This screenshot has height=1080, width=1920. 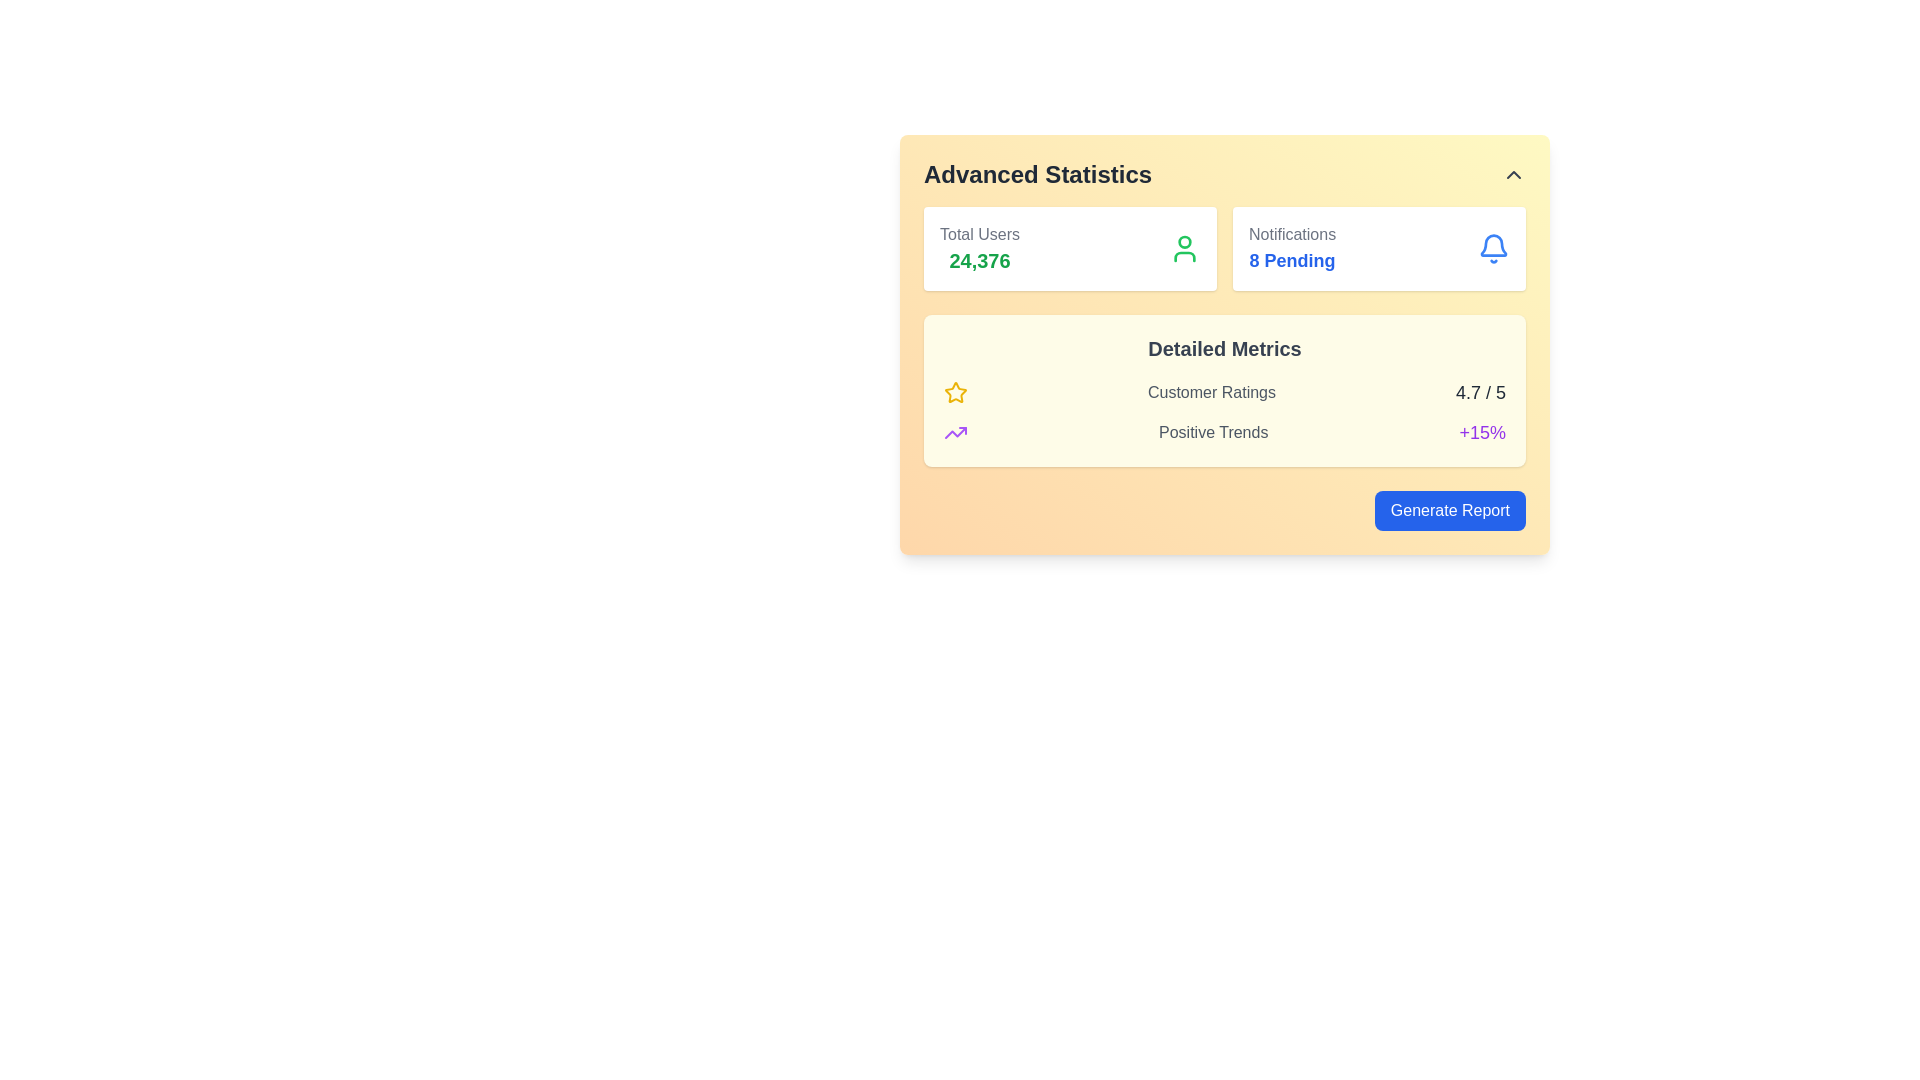 What do you see at coordinates (1223, 509) in the screenshot?
I see `the button located in the 'Advanced Statistics' module at the bottom-right corner below the 'Detailed Metrics' section to generate a report` at bounding box center [1223, 509].